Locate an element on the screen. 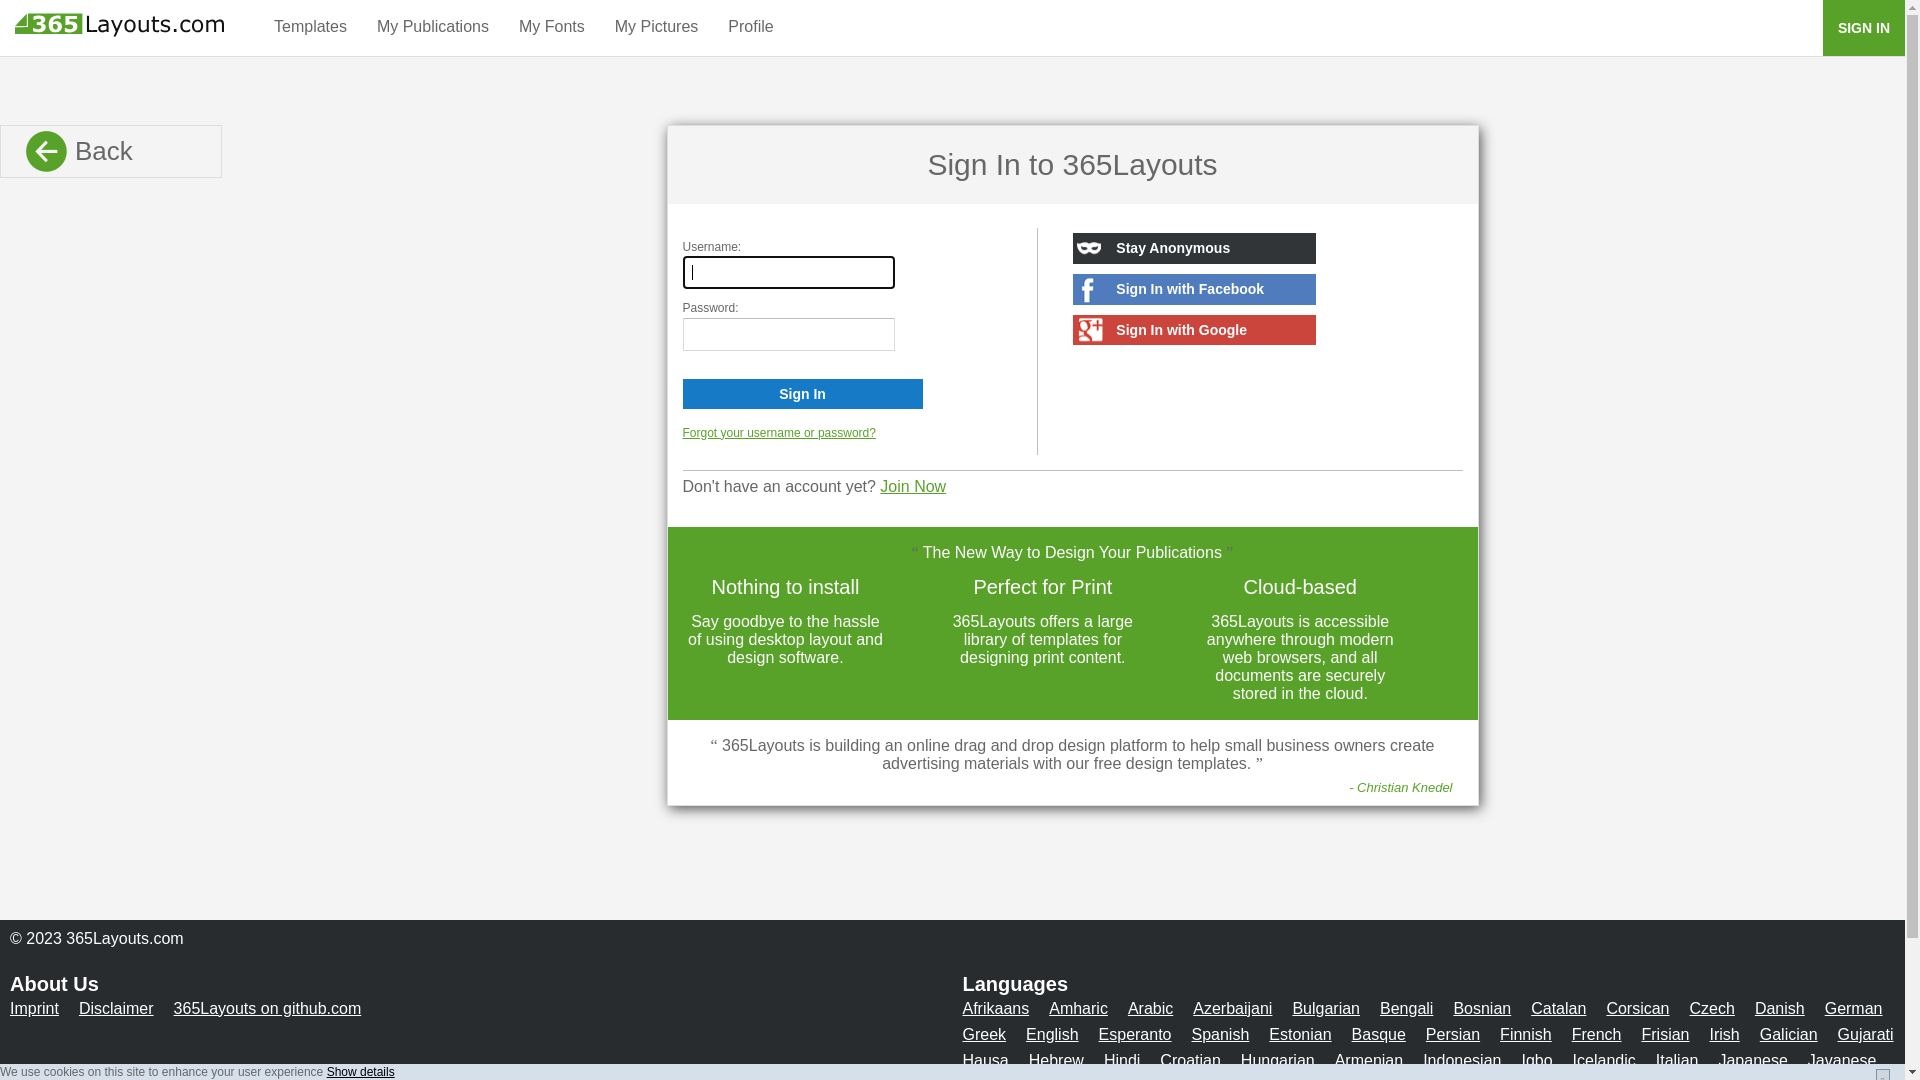 This screenshot has width=1920, height=1080. '365Layouts on github.com' is located at coordinates (267, 1008).